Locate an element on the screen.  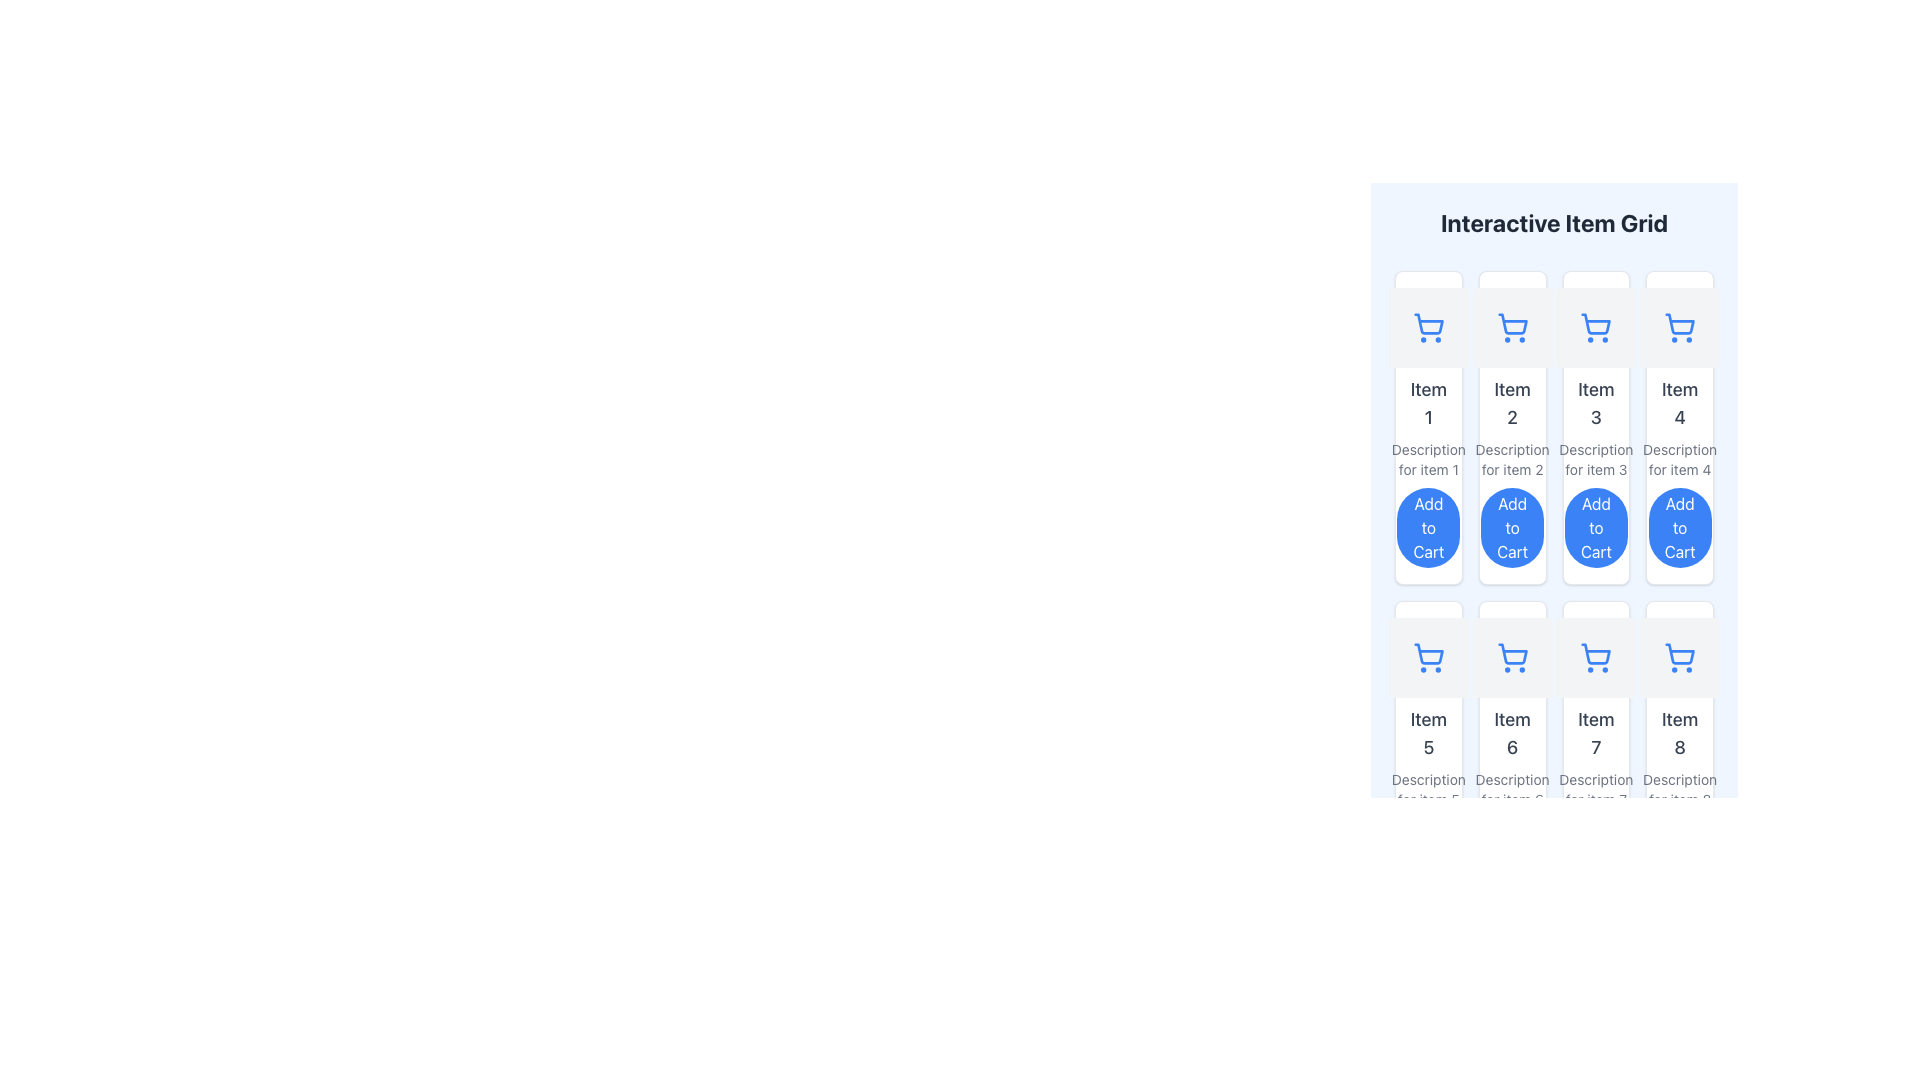
the textual component displaying 'Description for item 6' in small gray font, located below the title 'Item 6' and above the 'Add to Cart' button on the sixth item card is located at coordinates (1512, 789).